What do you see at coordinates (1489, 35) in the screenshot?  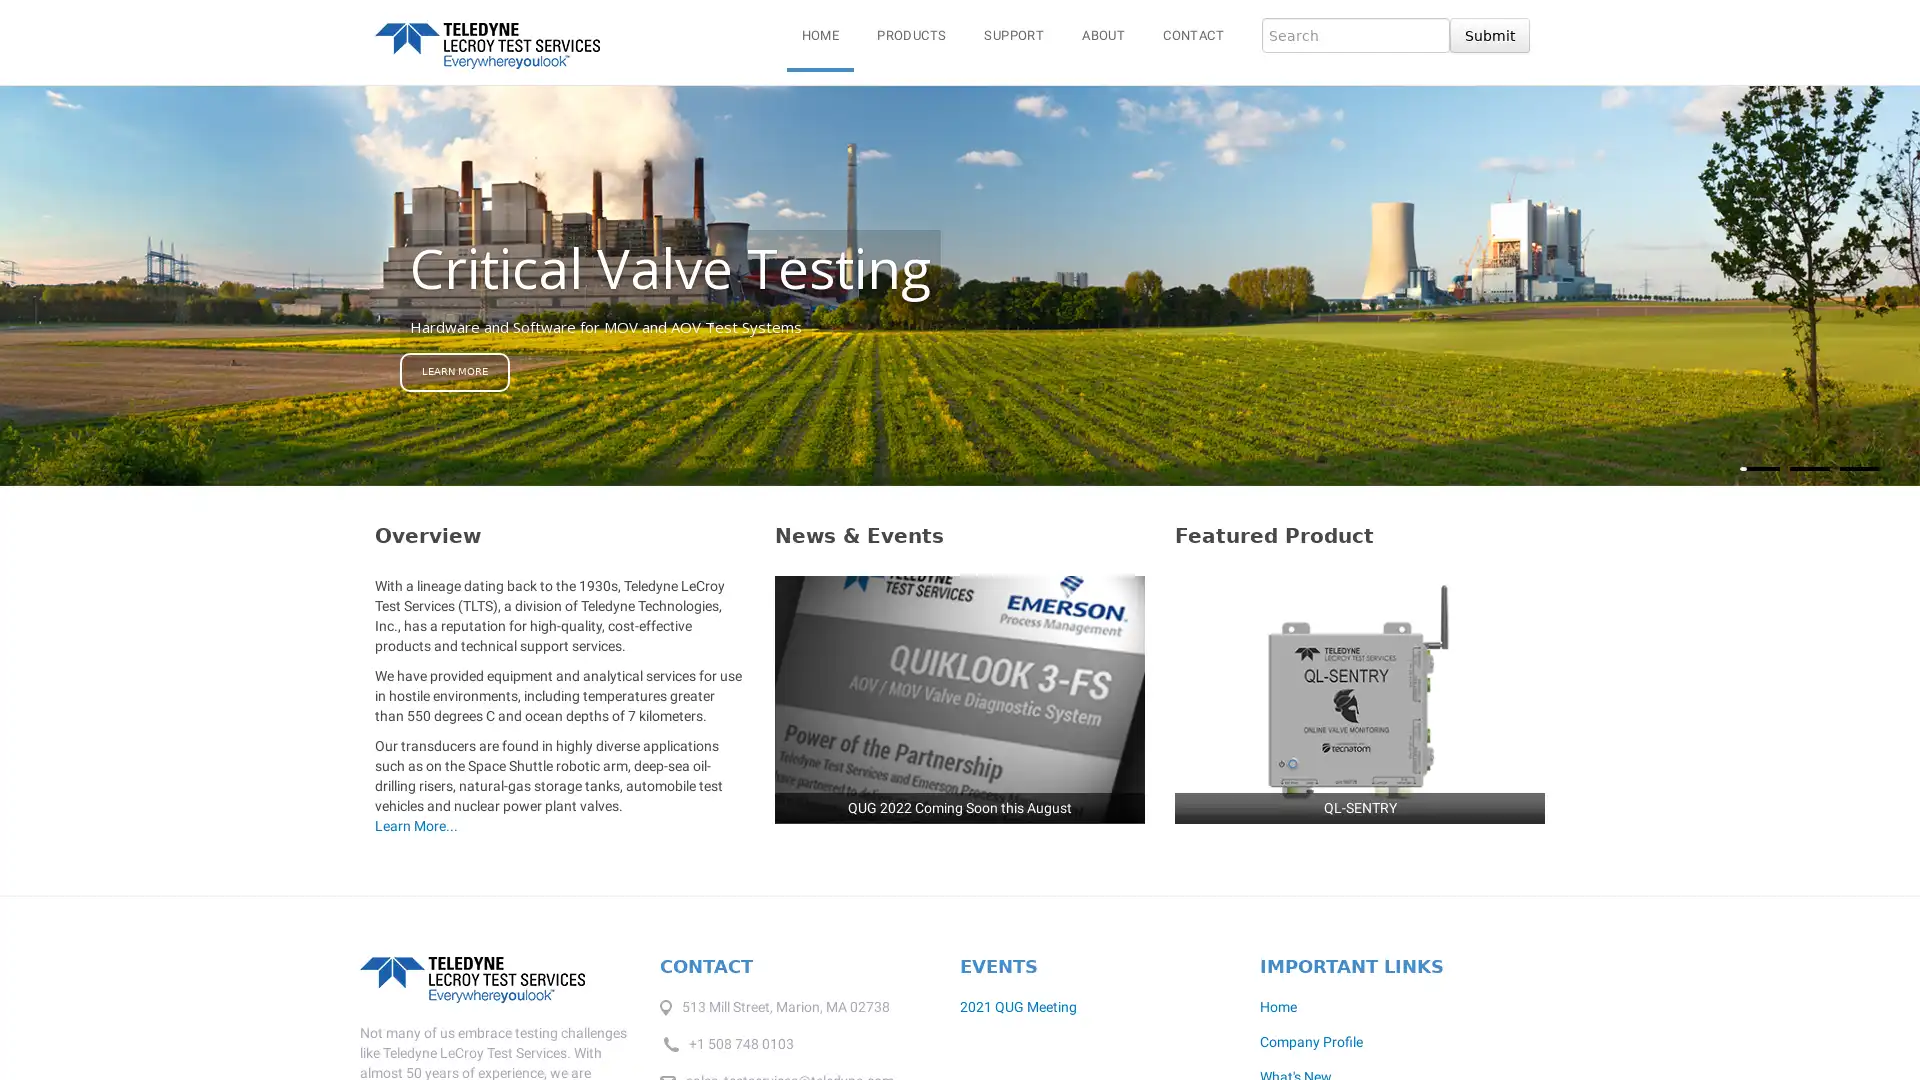 I see `Submit` at bounding box center [1489, 35].